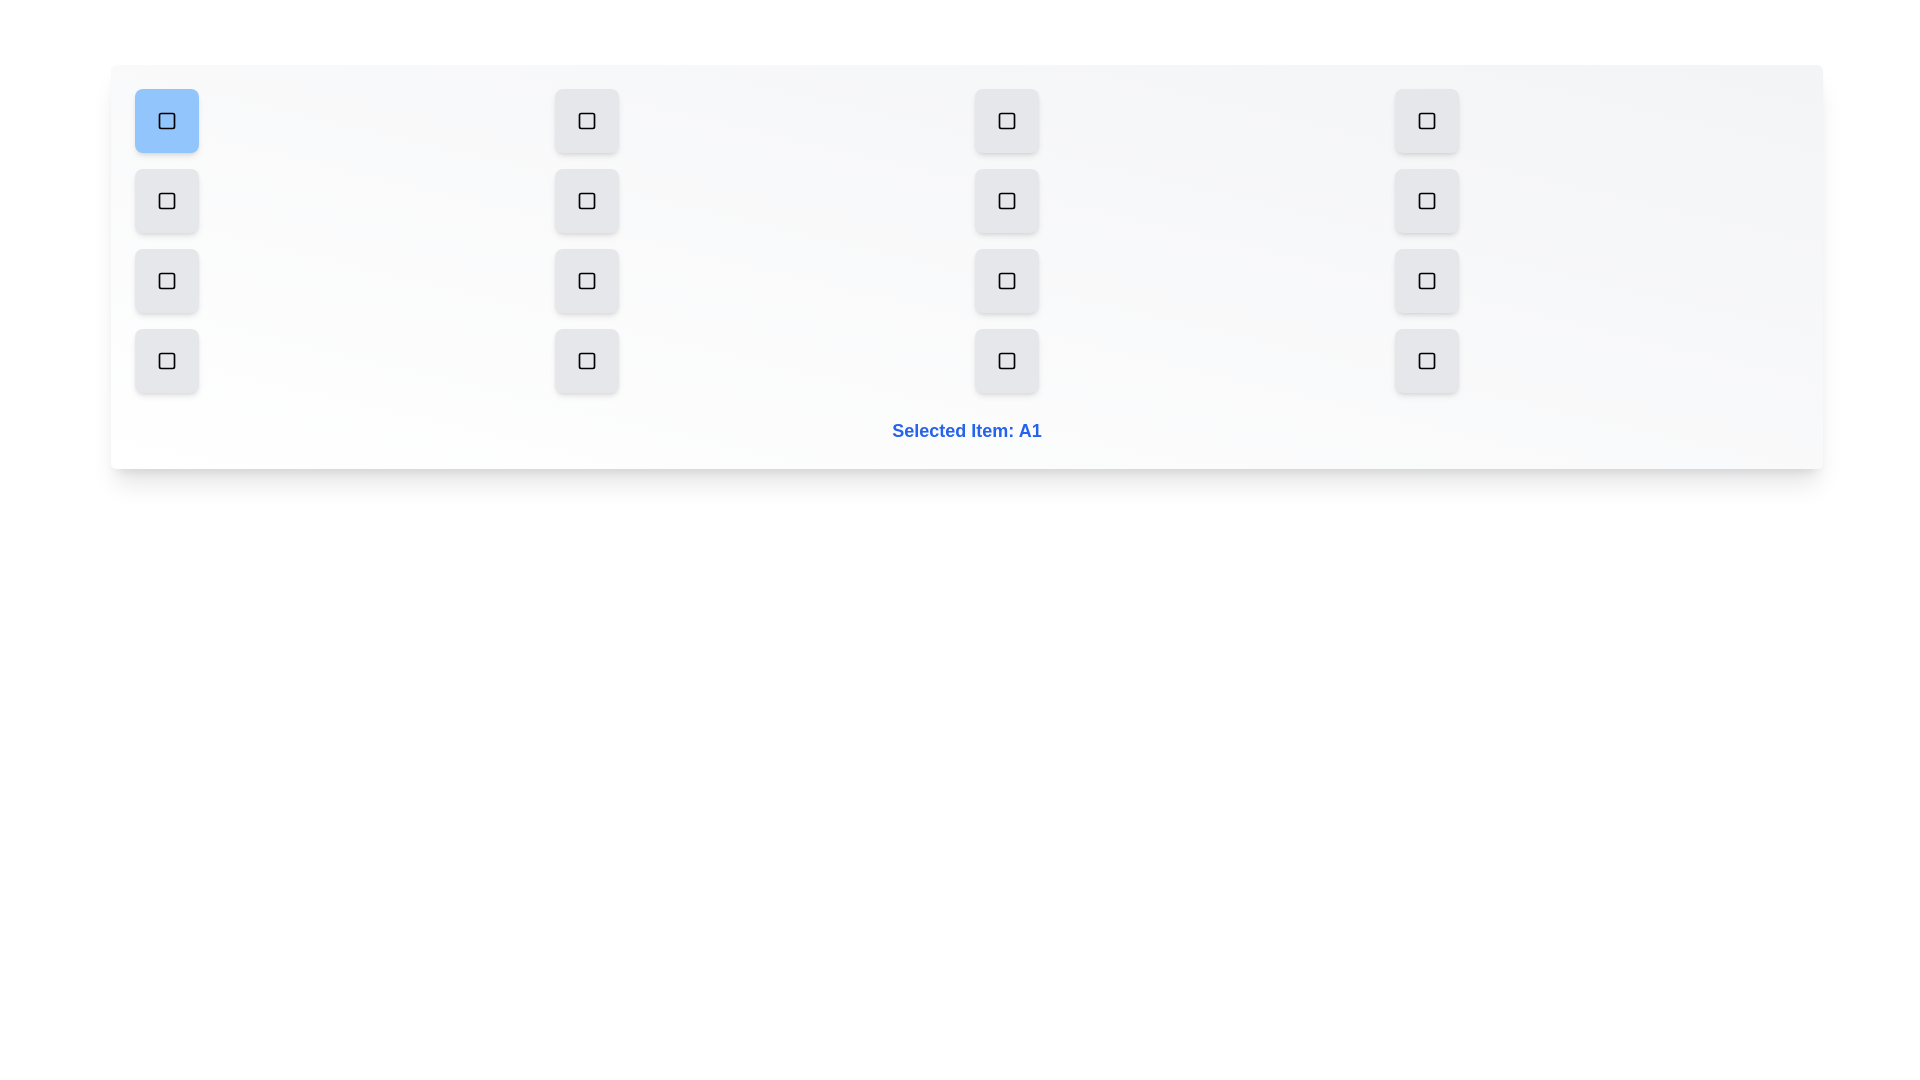 The height and width of the screenshot is (1080, 1920). Describe the element at coordinates (167, 120) in the screenshot. I see `the grid item A1 to select it` at that location.